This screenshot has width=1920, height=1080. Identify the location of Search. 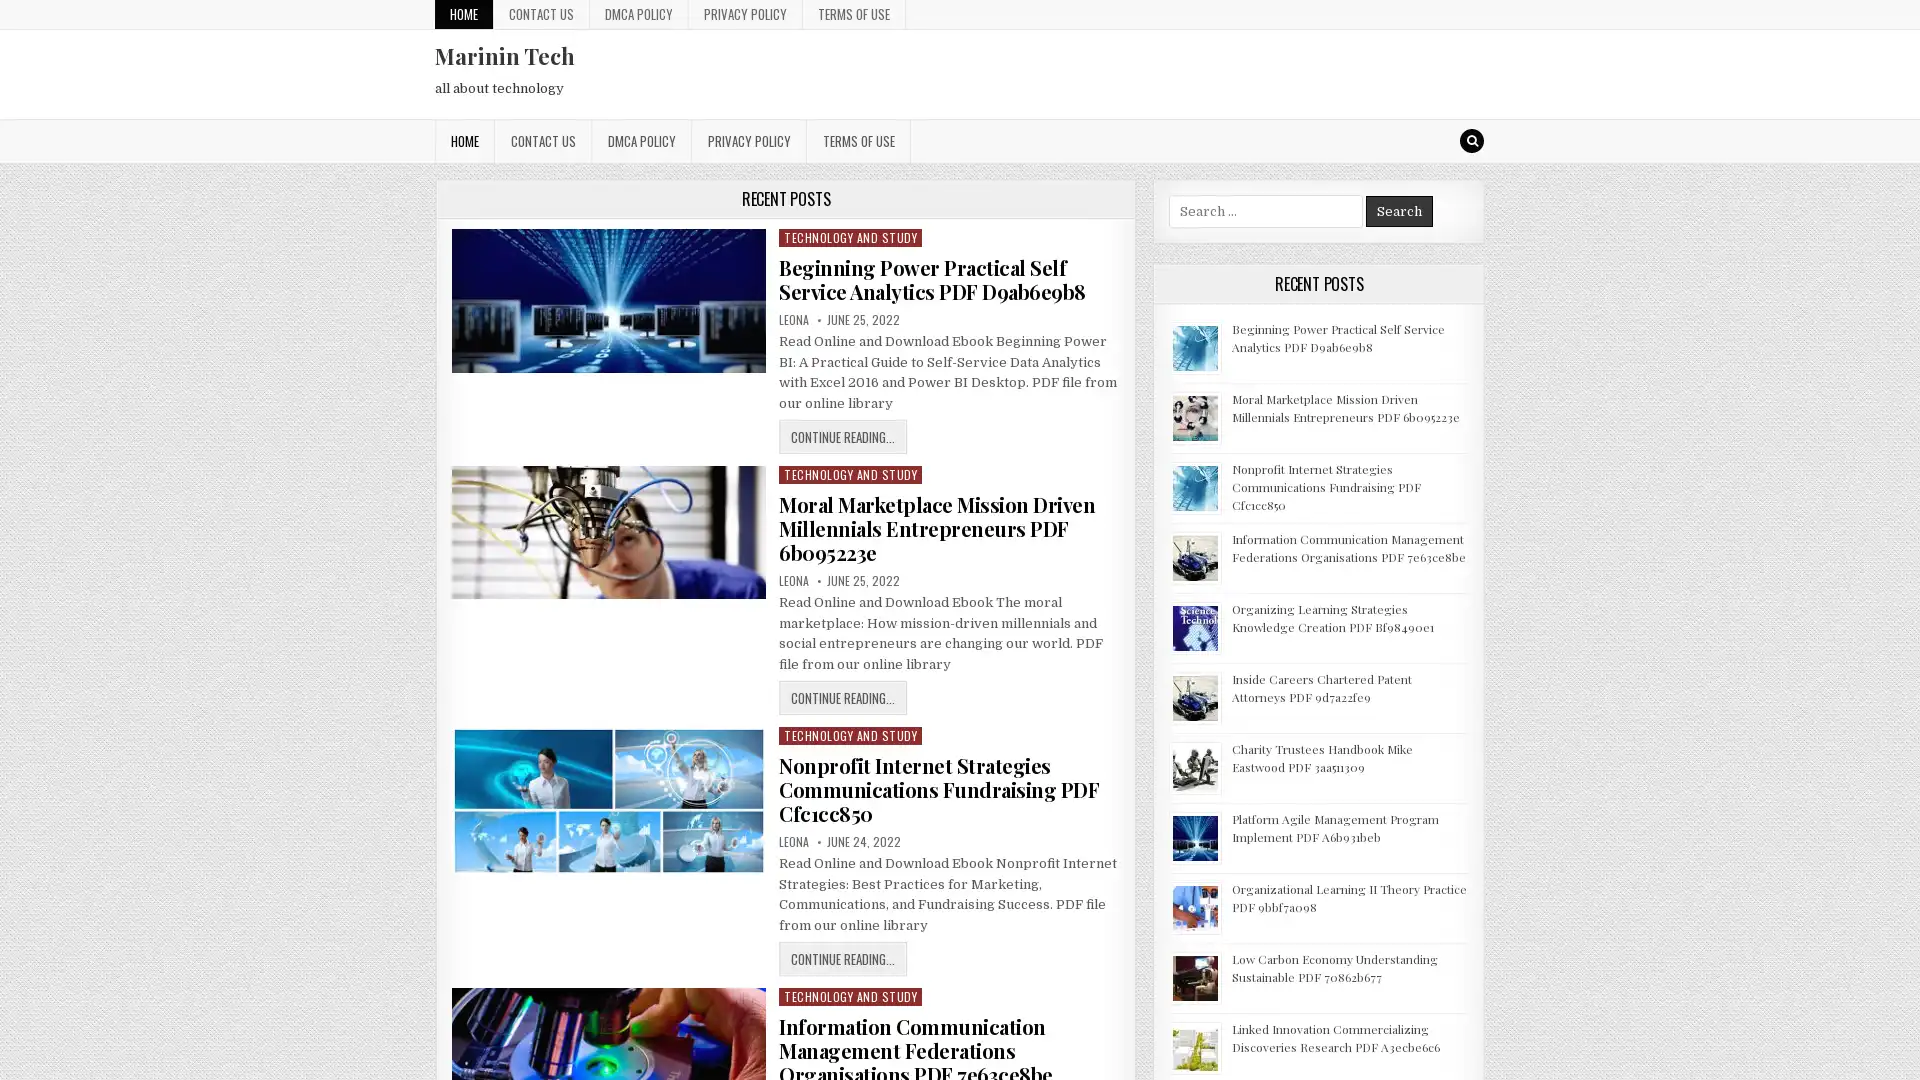
(1398, 211).